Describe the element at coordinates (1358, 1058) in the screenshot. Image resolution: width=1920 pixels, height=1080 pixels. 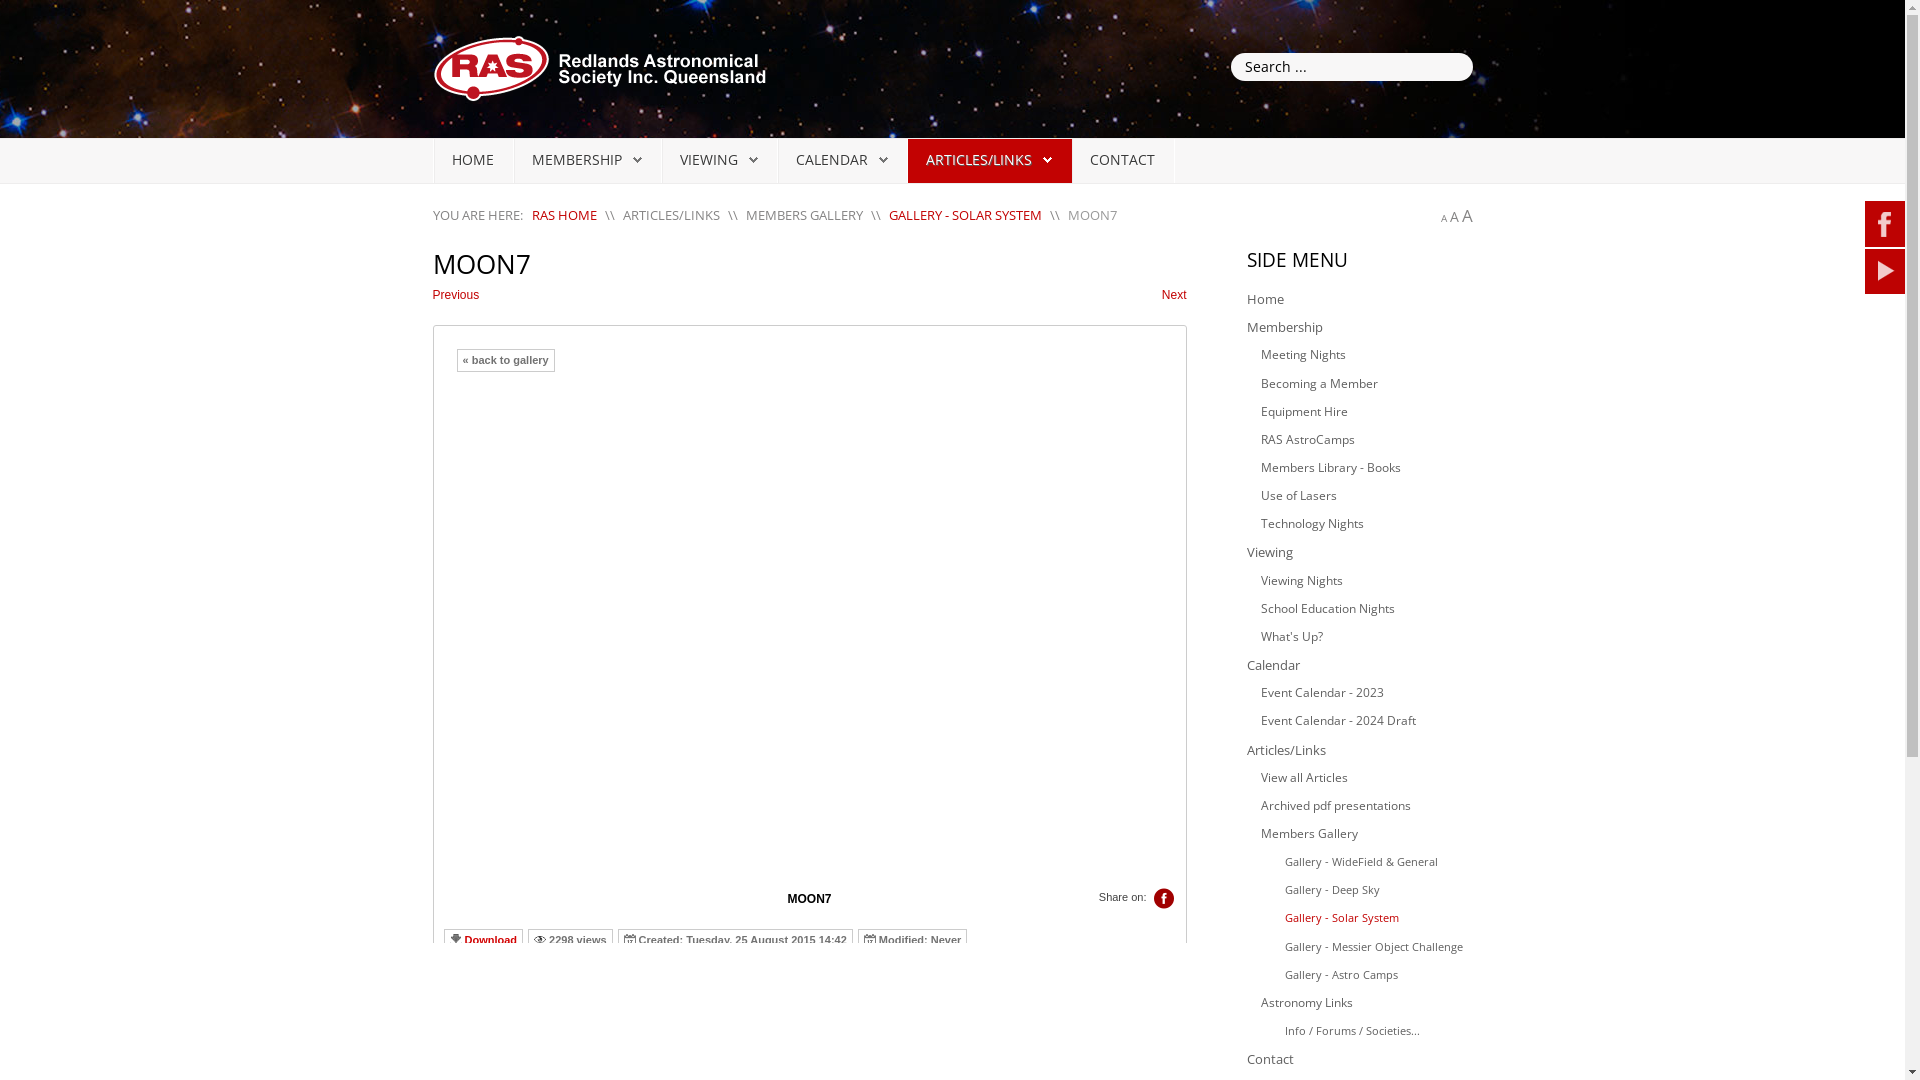
I see `'Contact'` at that location.